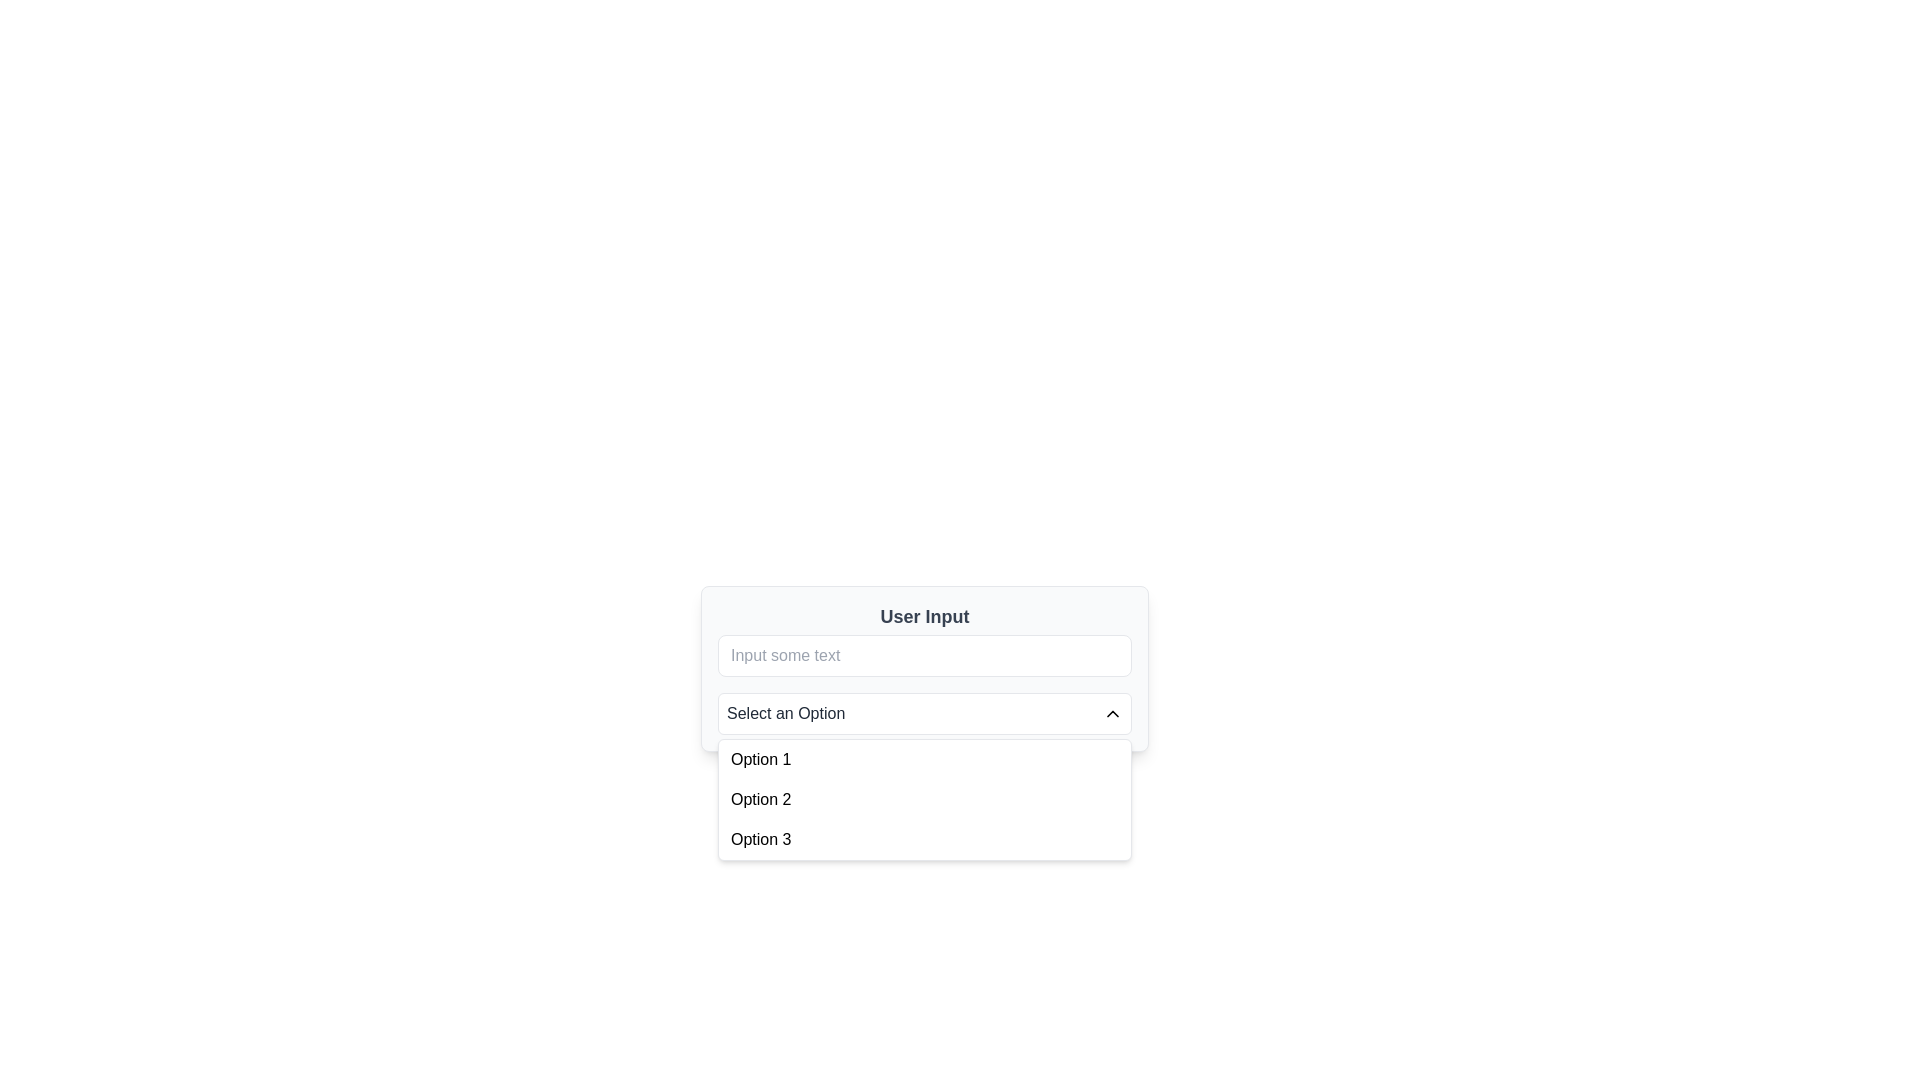  Describe the element at coordinates (785, 712) in the screenshot. I see `the text label that indicates the function of the dropdown menu, positioned to the left of the dropdown indicator icon` at that location.